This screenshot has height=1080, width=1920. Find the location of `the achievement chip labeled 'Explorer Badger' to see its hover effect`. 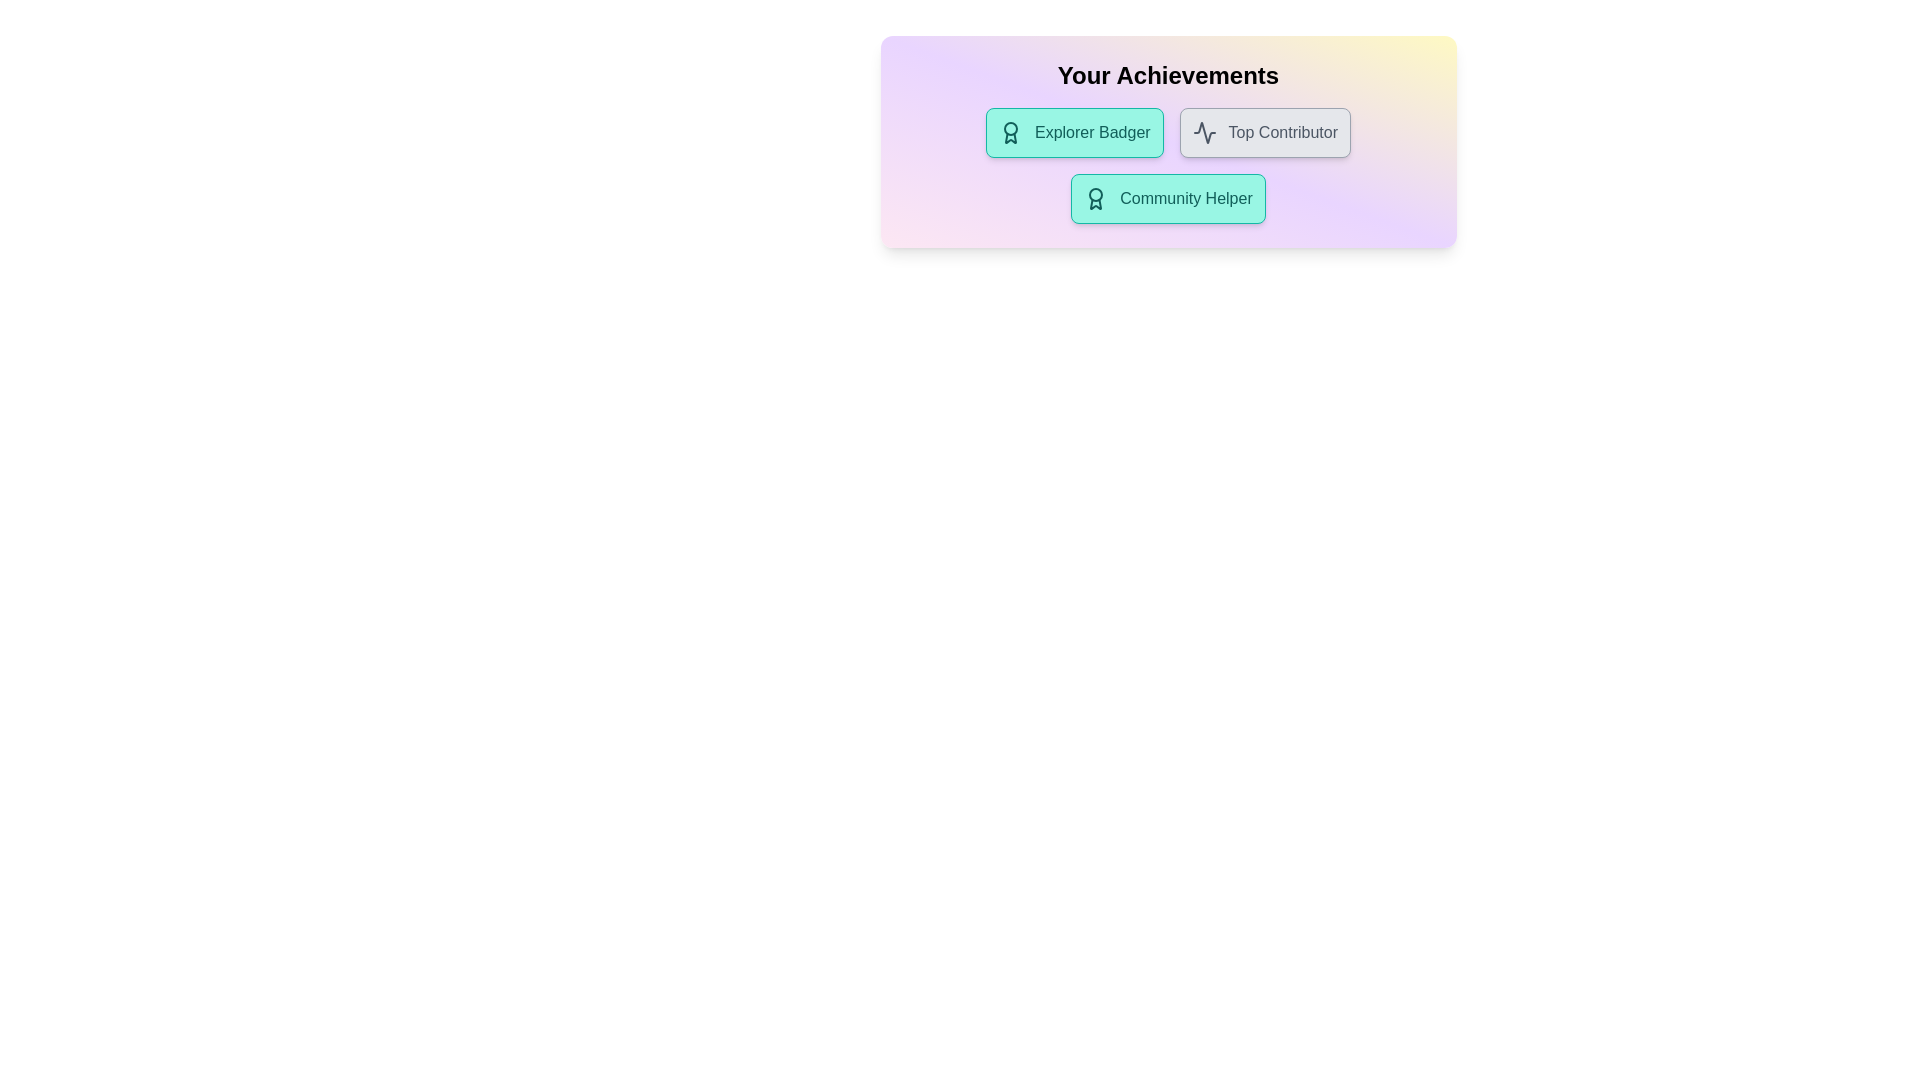

the achievement chip labeled 'Explorer Badger' to see its hover effect is located at coordinates (1073, 132).